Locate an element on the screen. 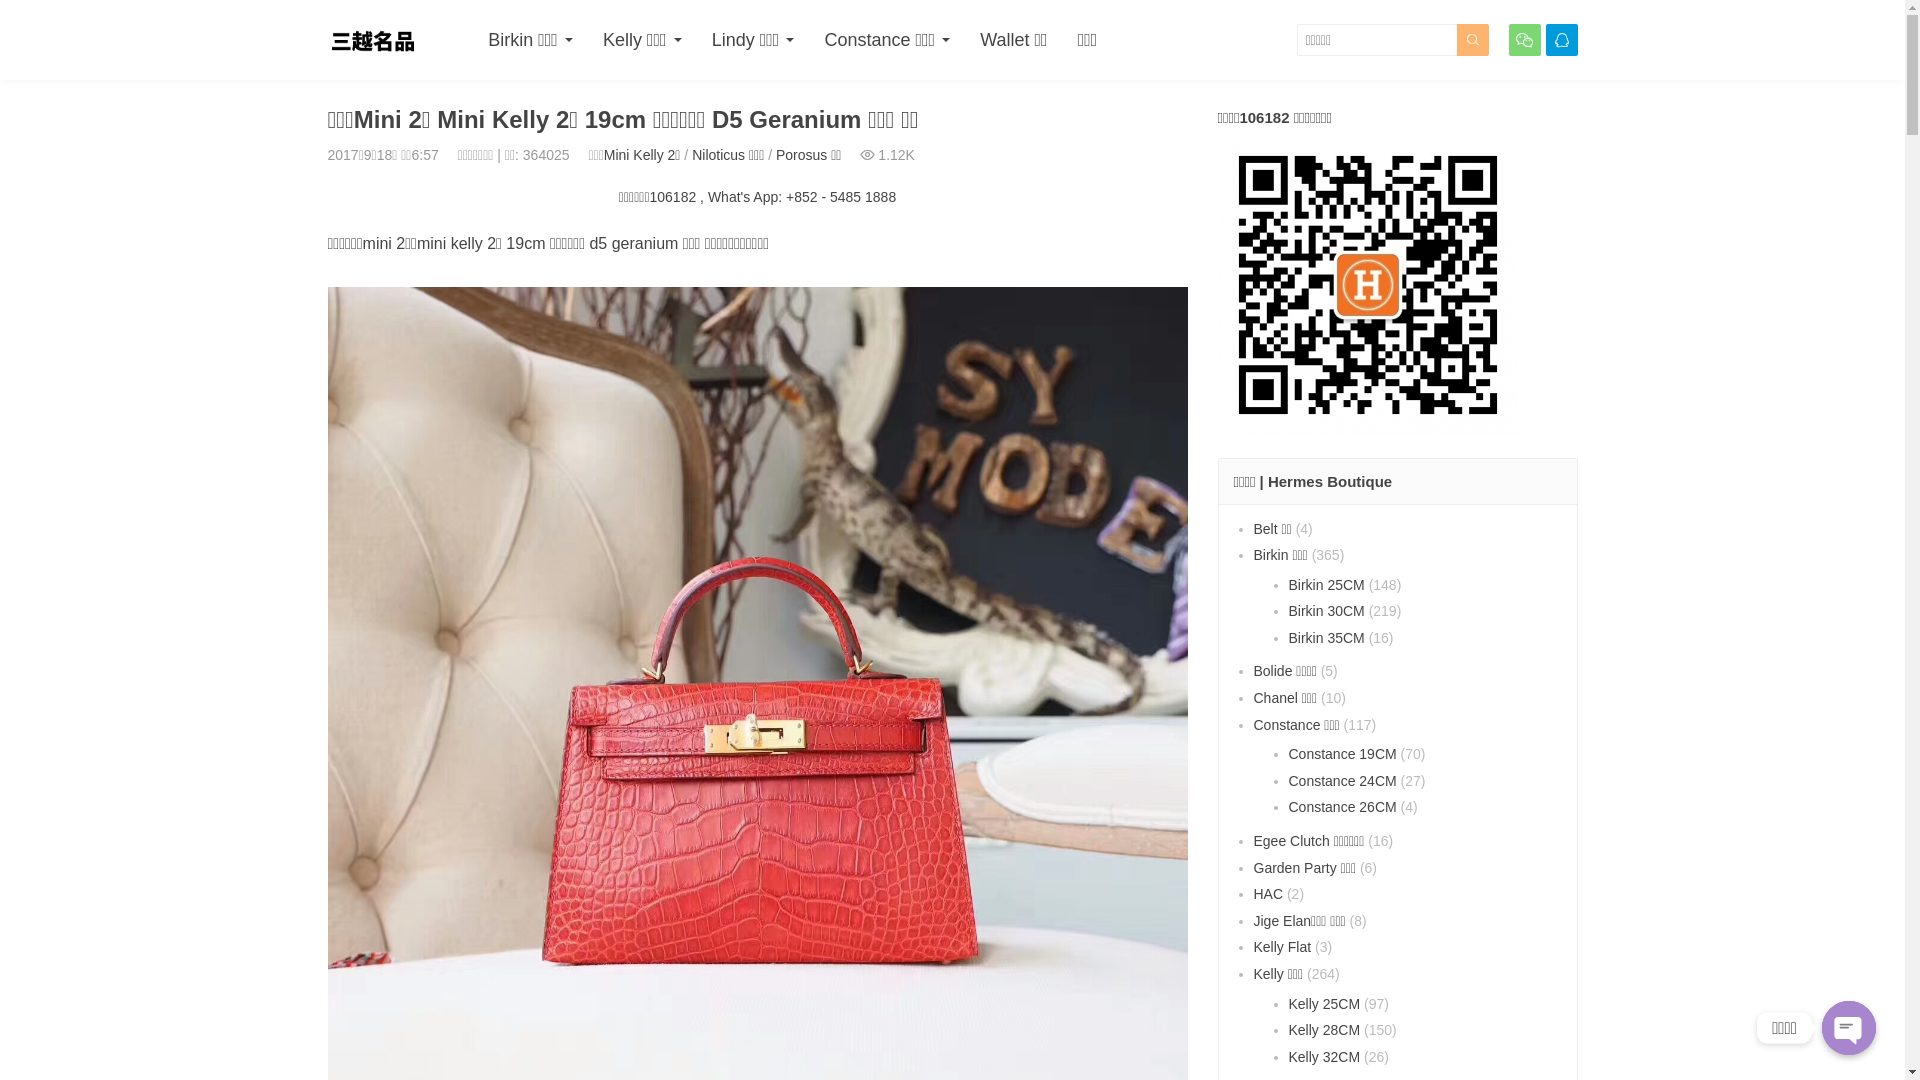 The width and height of the screenshot is (1920, 1080). 'Constance 19CM' is located at coordinates (1342, 753).